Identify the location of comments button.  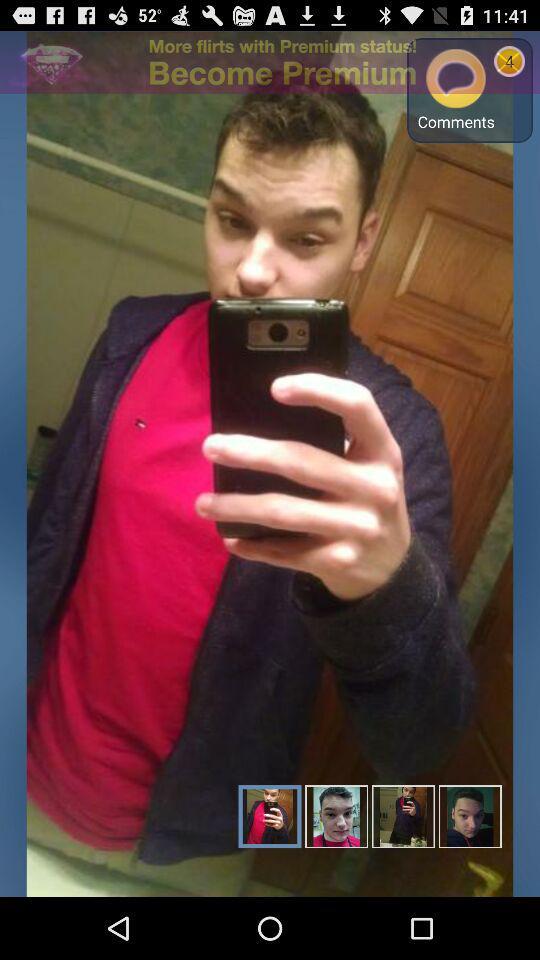
(456, 90).